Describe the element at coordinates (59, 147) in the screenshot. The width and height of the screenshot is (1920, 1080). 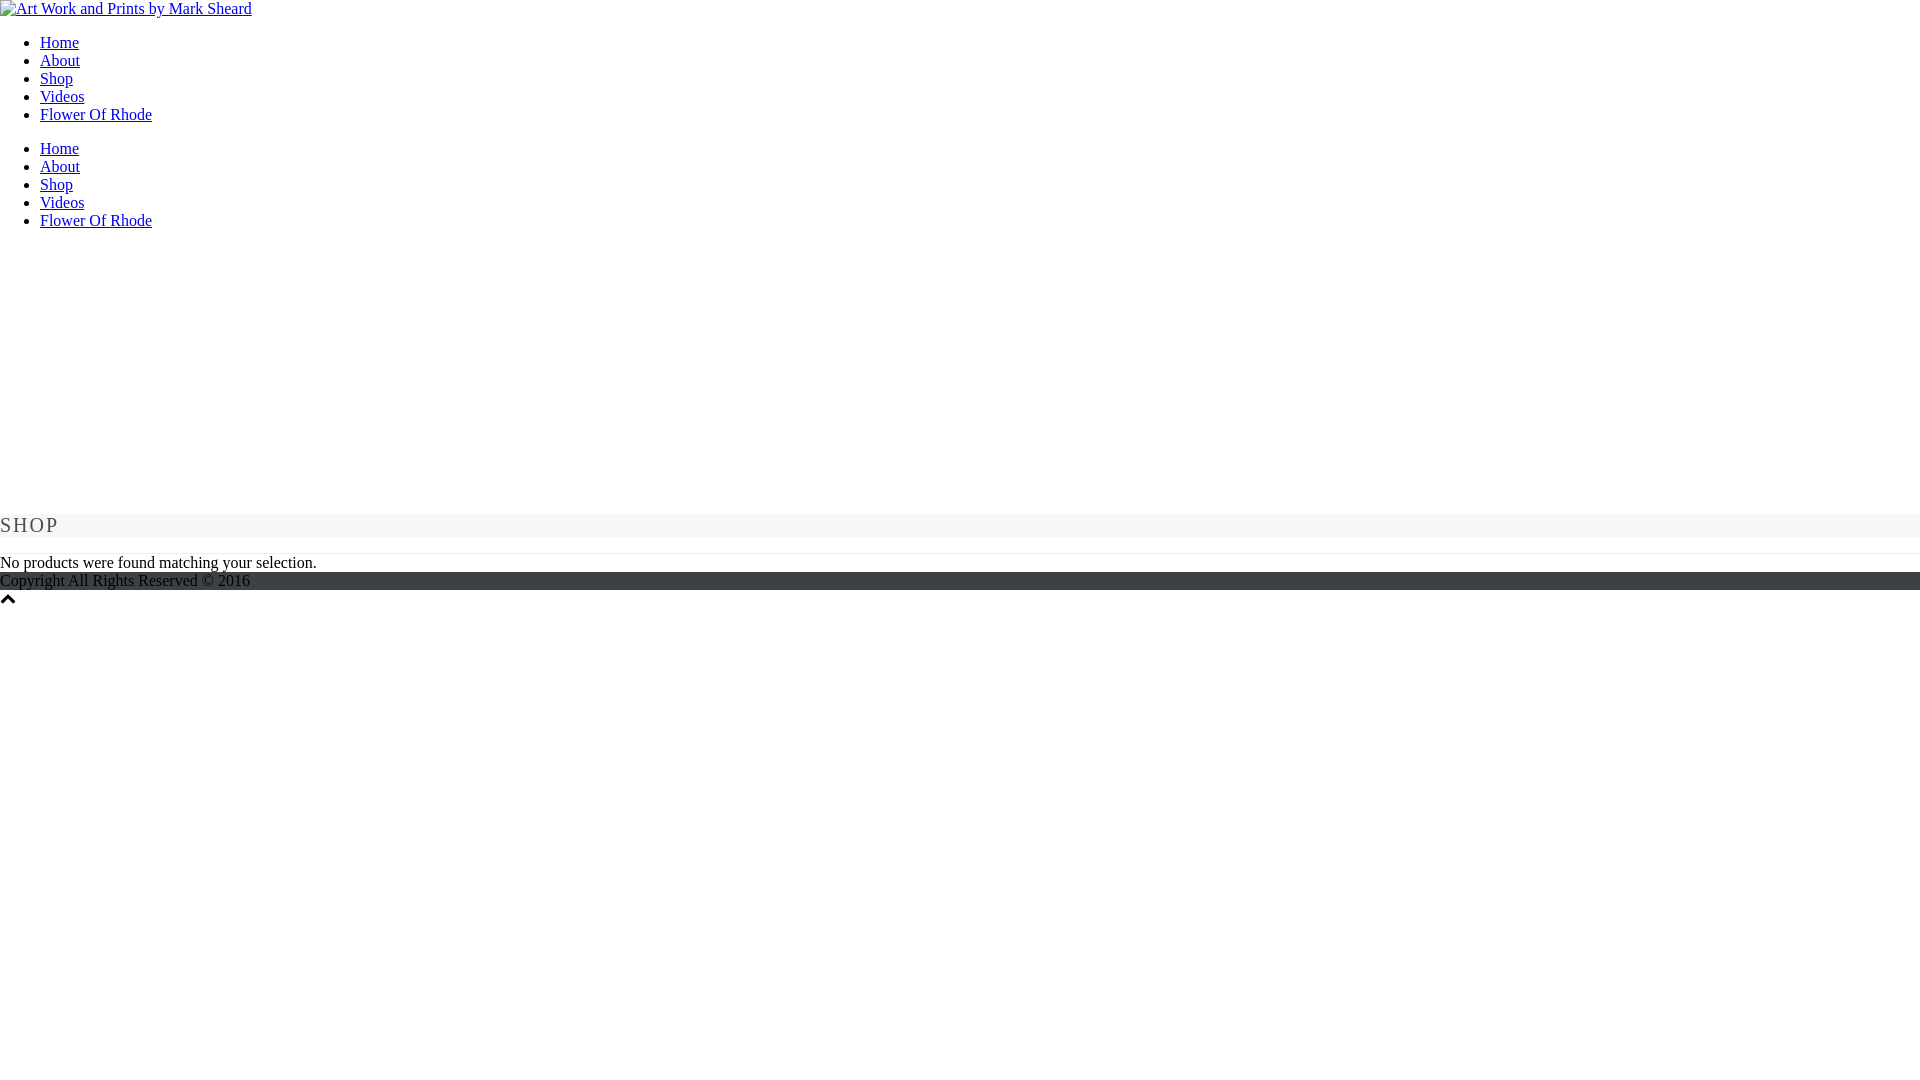
I see `'Home'` at that location.